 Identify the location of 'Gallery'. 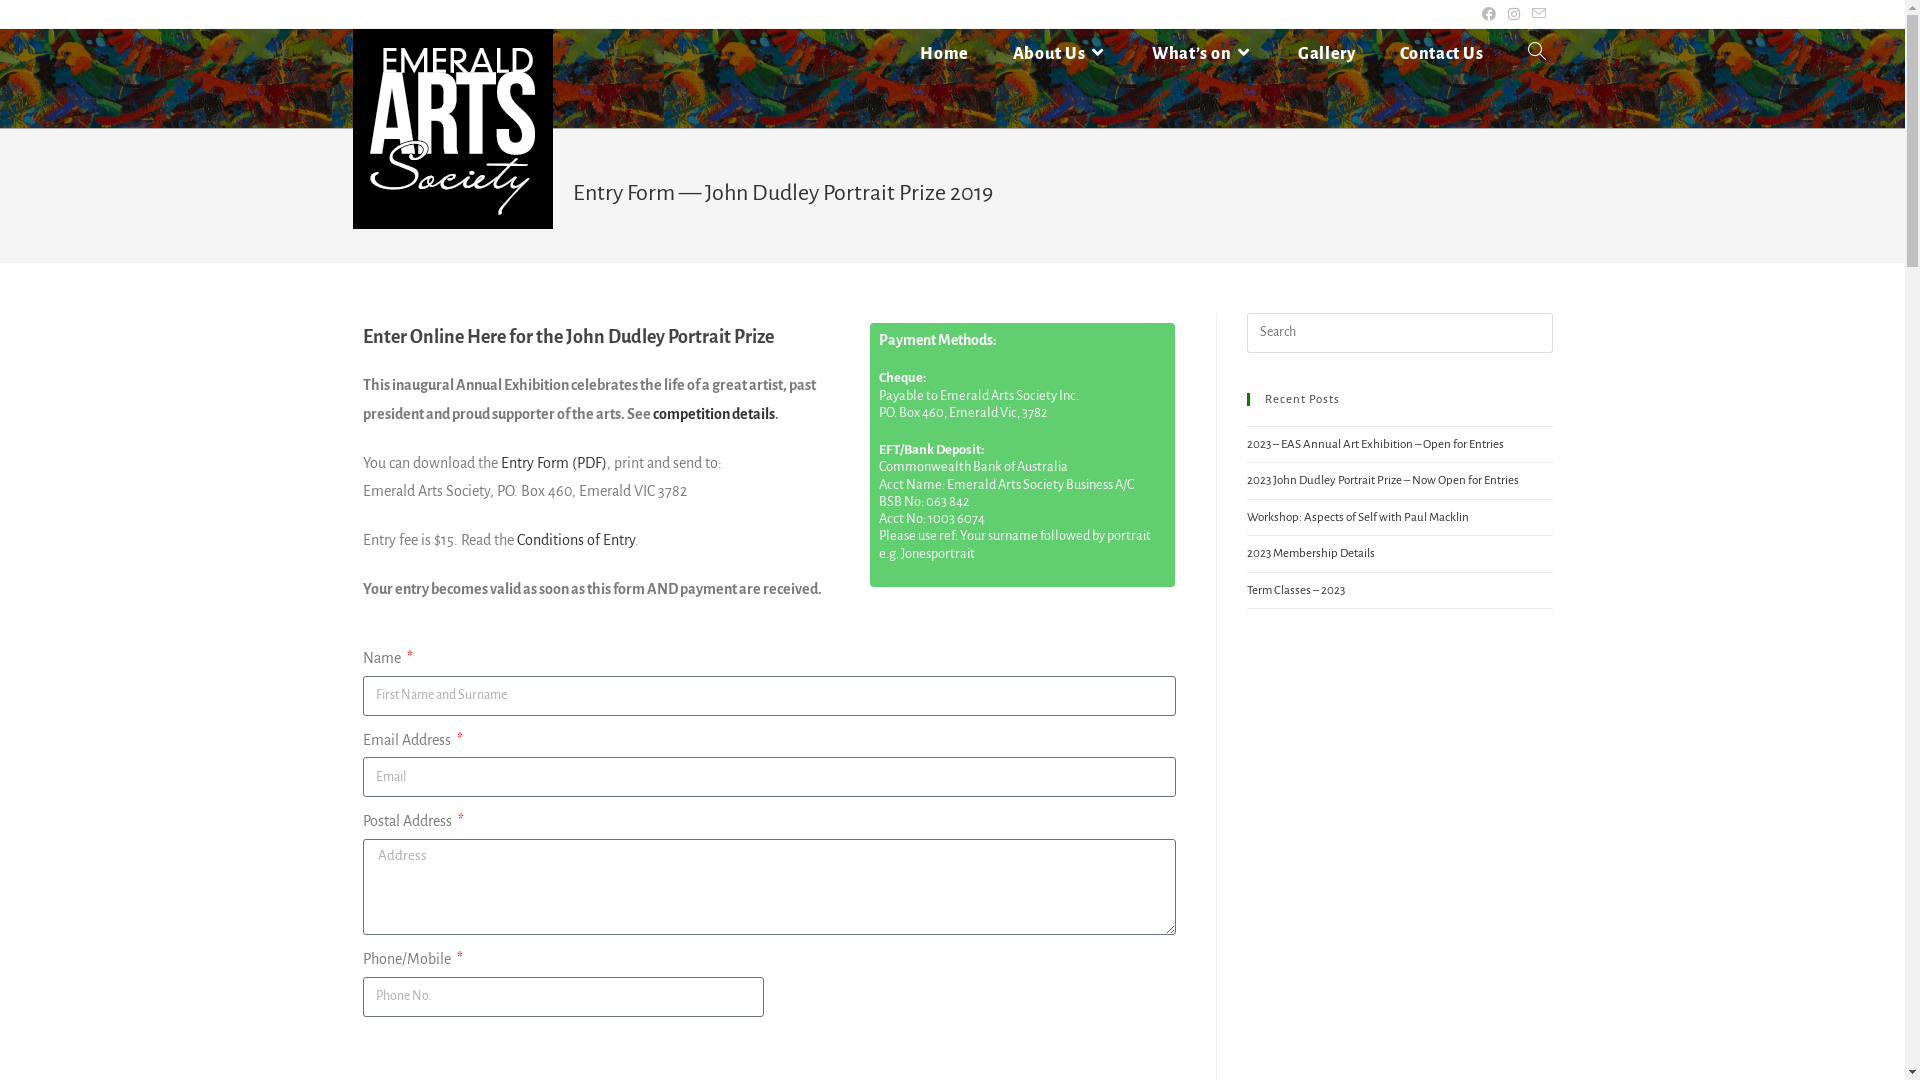
(1275, 53).